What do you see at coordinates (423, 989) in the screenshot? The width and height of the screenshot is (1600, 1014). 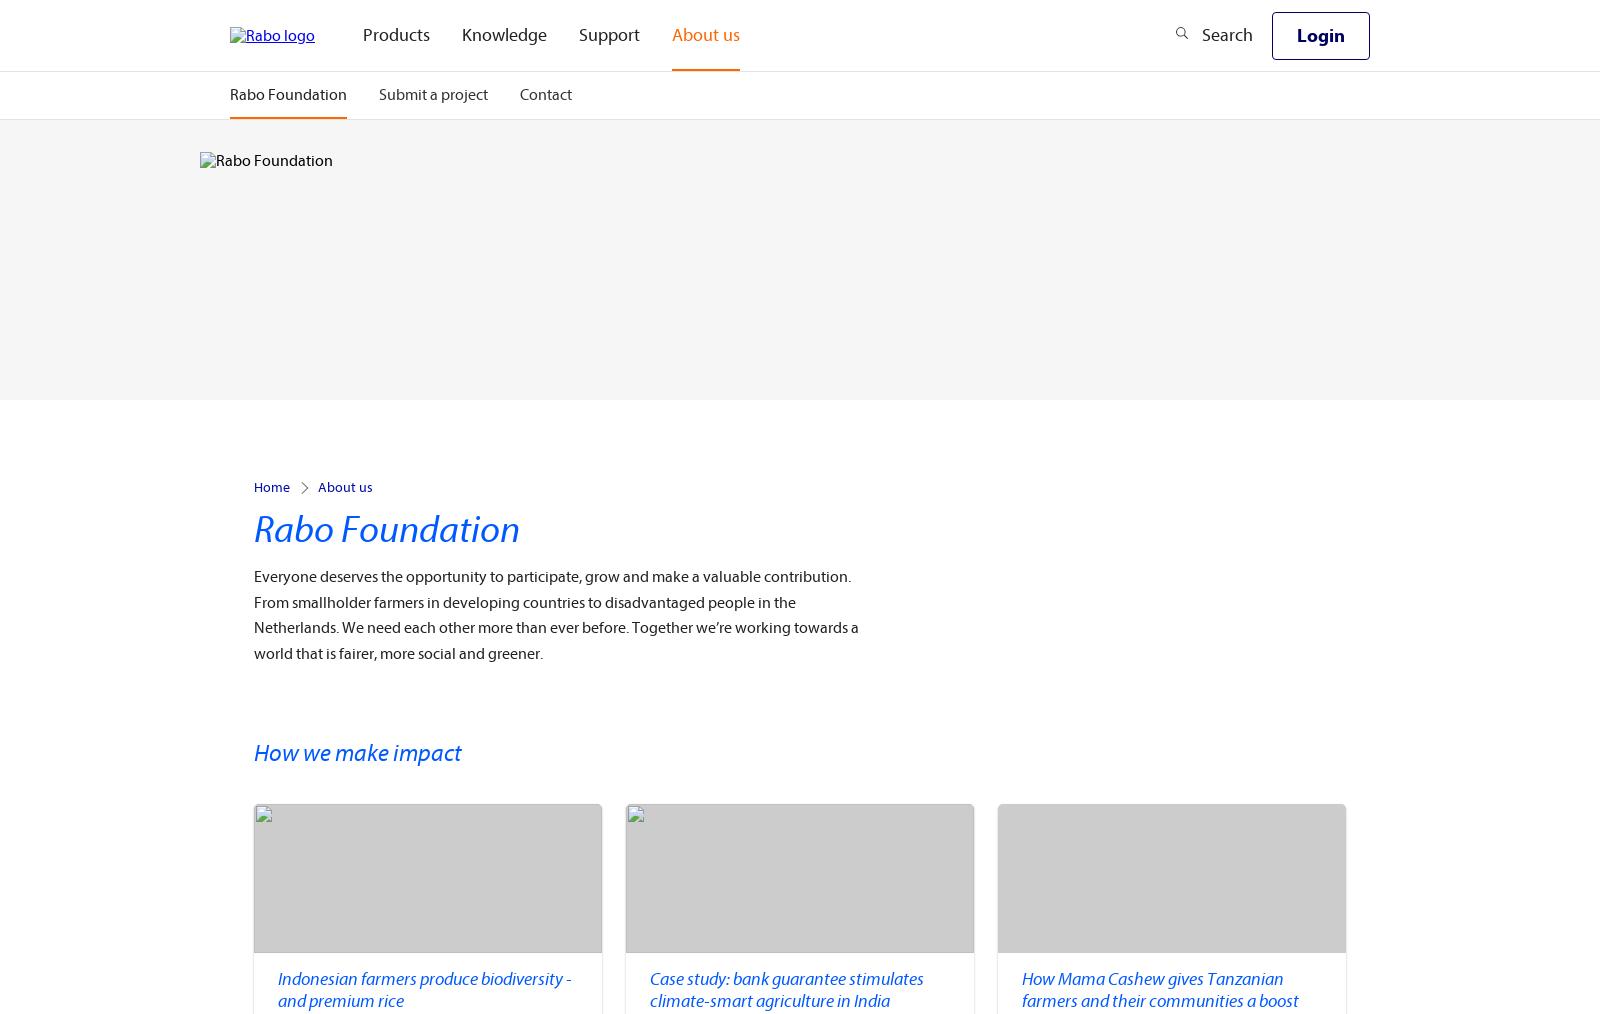 I see `'Indonesian farmers produce biodiversity - and premium rice'` at bounding box center [423, 989].